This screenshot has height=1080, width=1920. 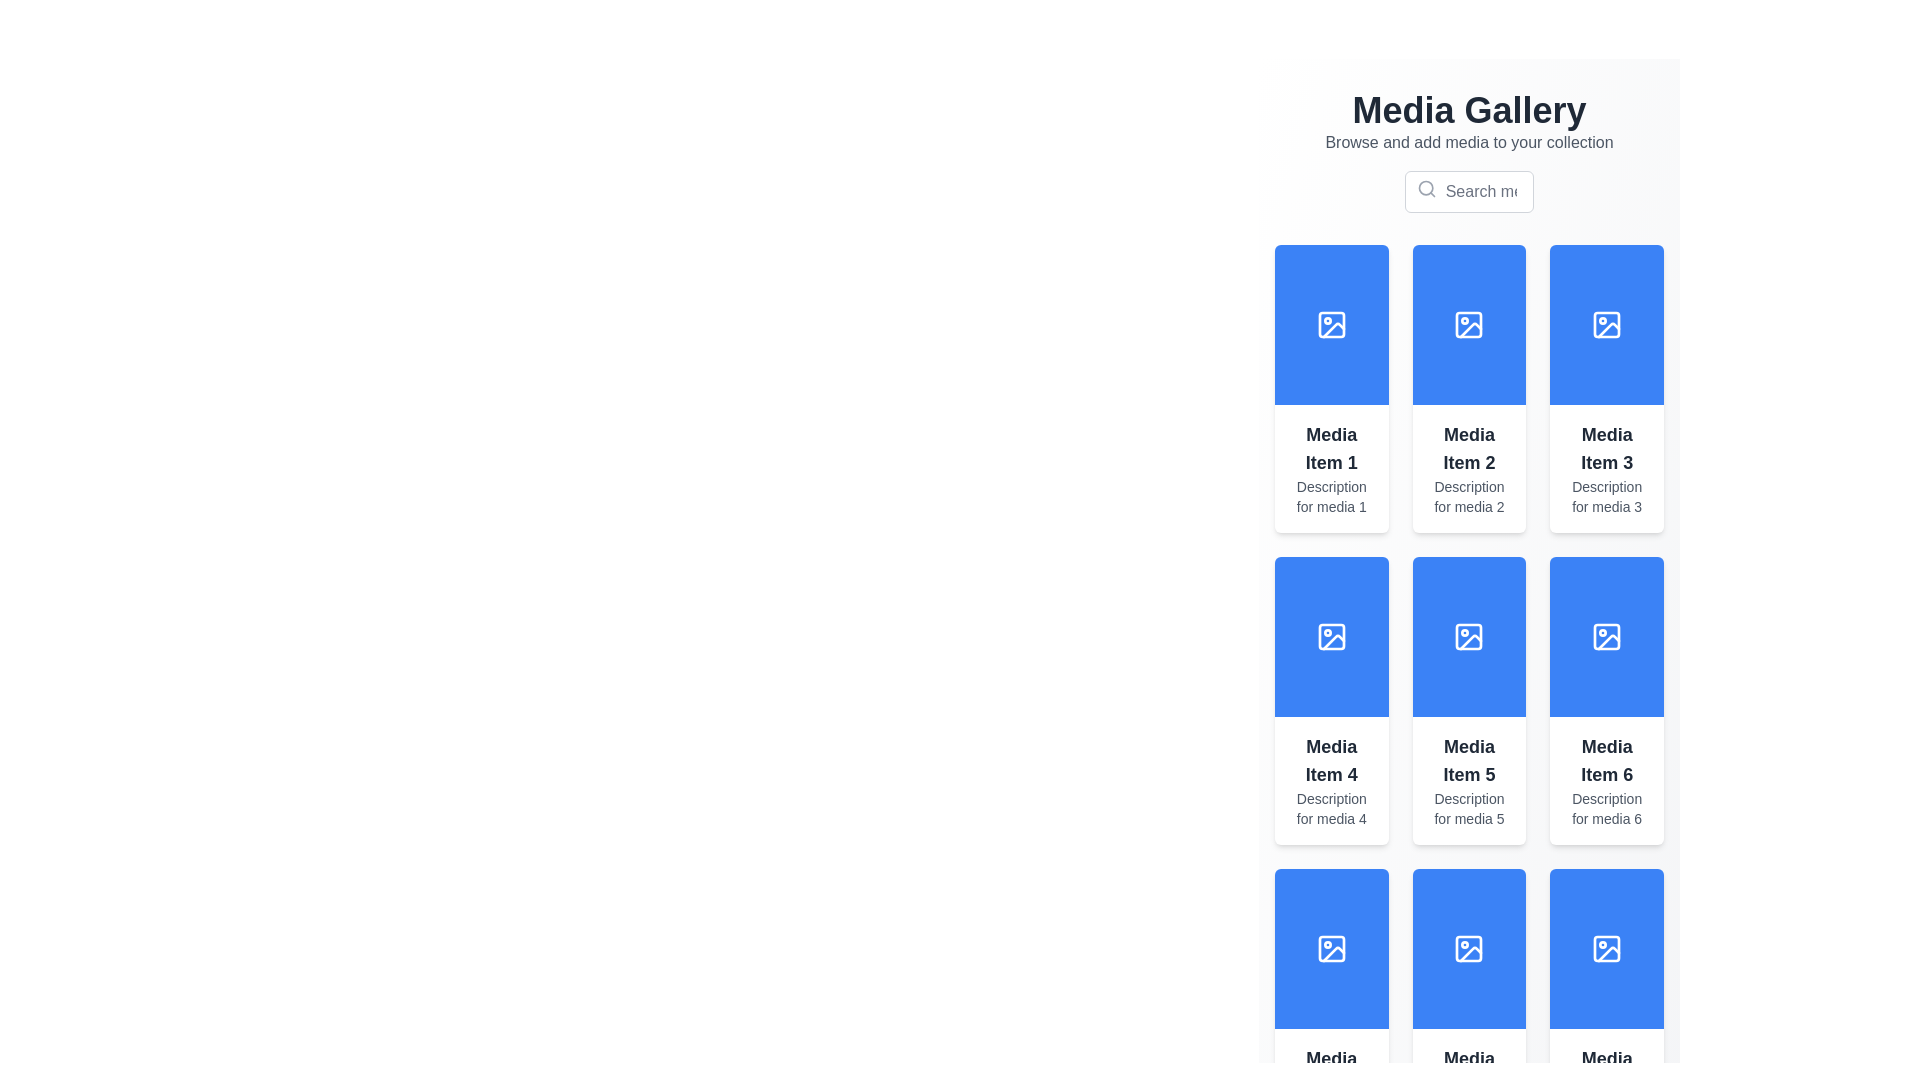 What do you see at coordinates (1331, 469) in the screenshot?
I see `the textual element displaying 'Media Item 1' and its description 'Description for media 1'` at bounding box center [1331, 469].